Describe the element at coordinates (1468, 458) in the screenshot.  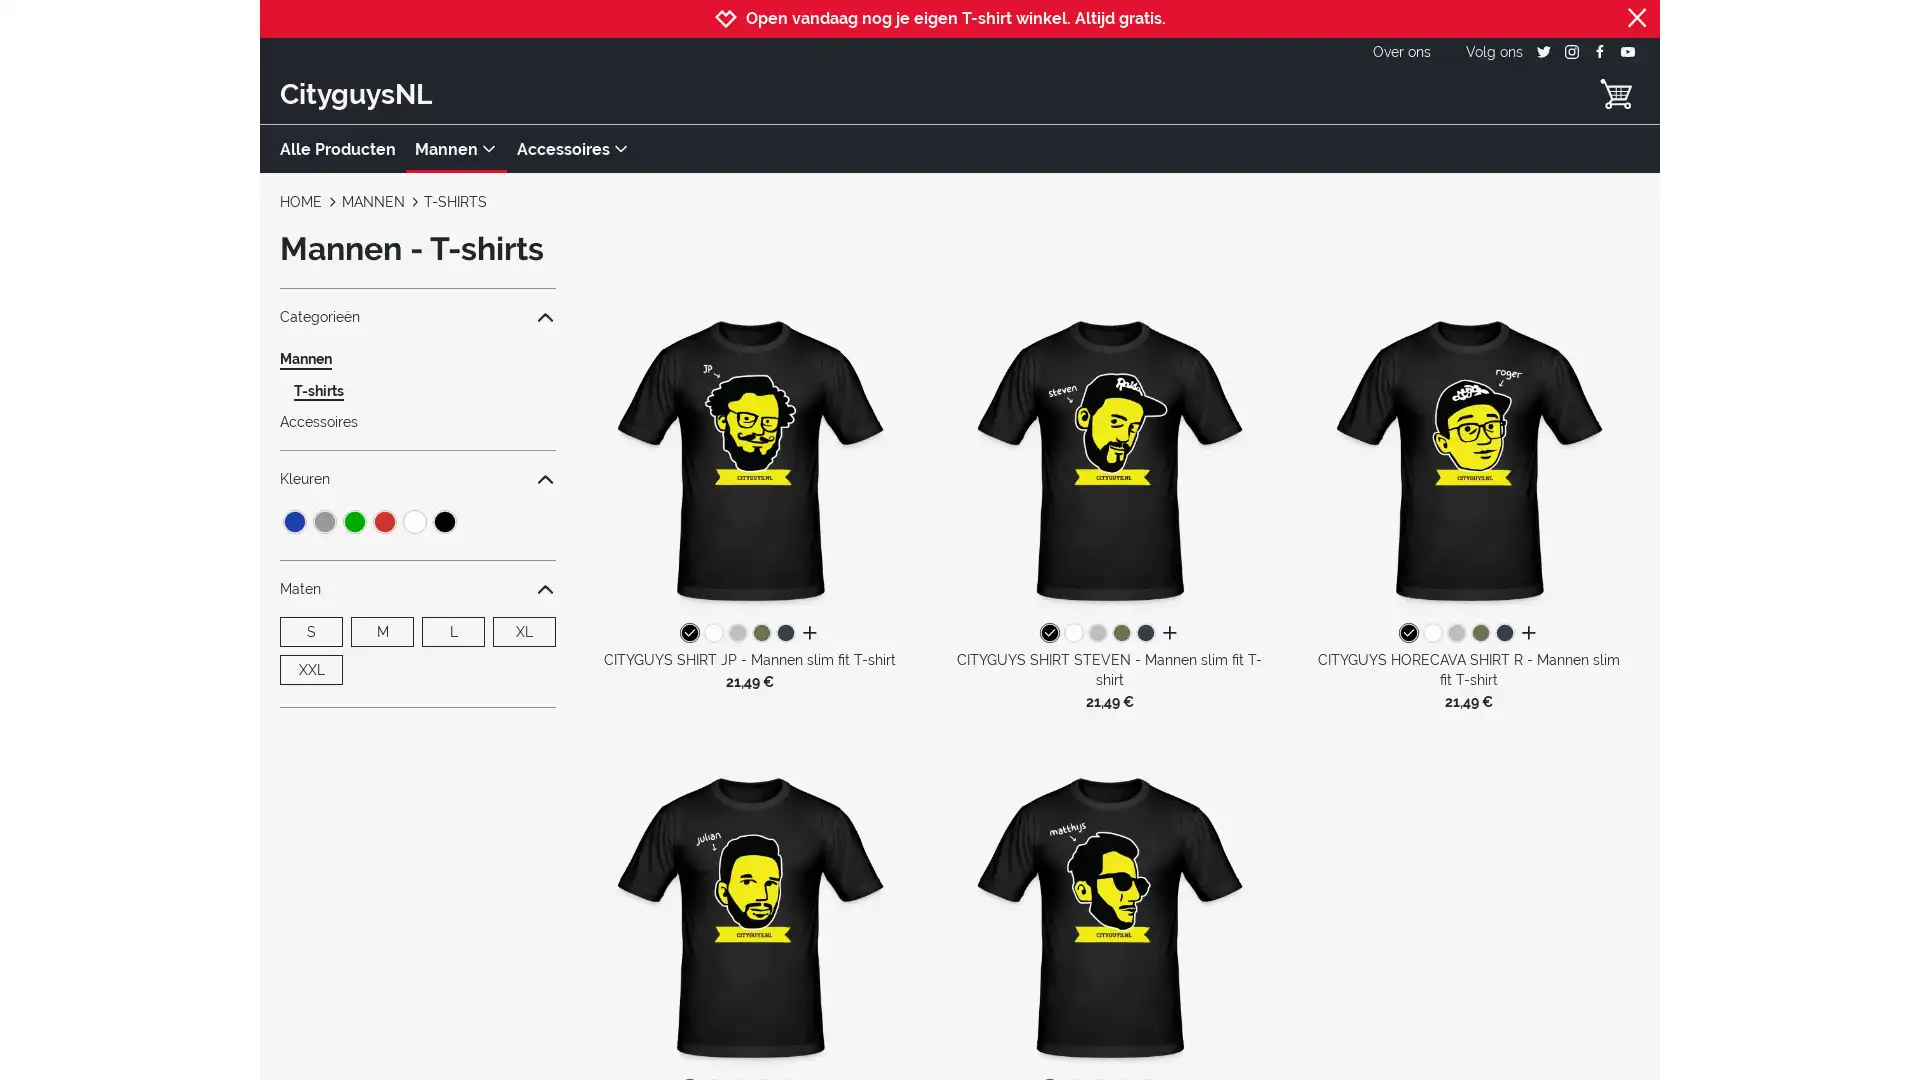
I see `CITYGUYS HORECAVA SHIRT R - Mannen slim fit T-shirt` at that location.